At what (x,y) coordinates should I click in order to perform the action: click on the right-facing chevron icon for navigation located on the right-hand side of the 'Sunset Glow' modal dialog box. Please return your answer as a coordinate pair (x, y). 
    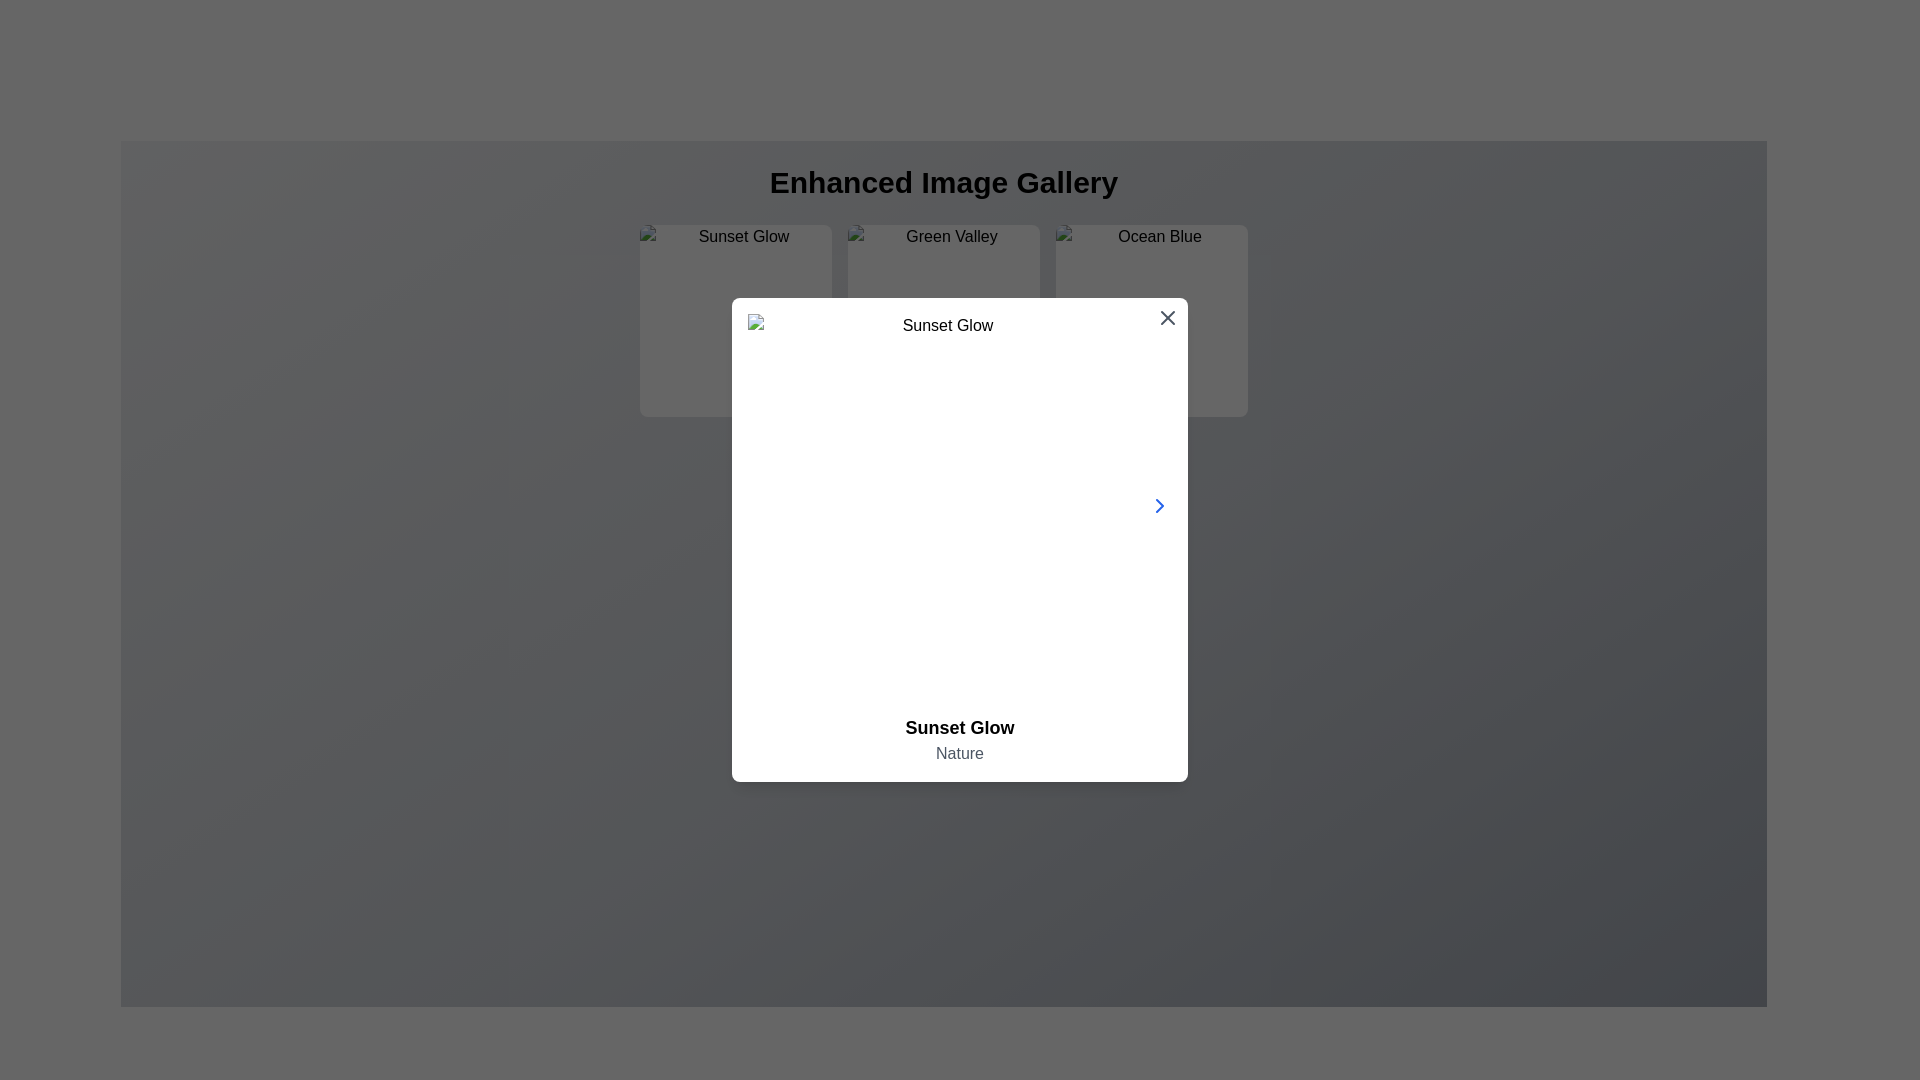
    Looking at the image, I should click on (1160, 504).